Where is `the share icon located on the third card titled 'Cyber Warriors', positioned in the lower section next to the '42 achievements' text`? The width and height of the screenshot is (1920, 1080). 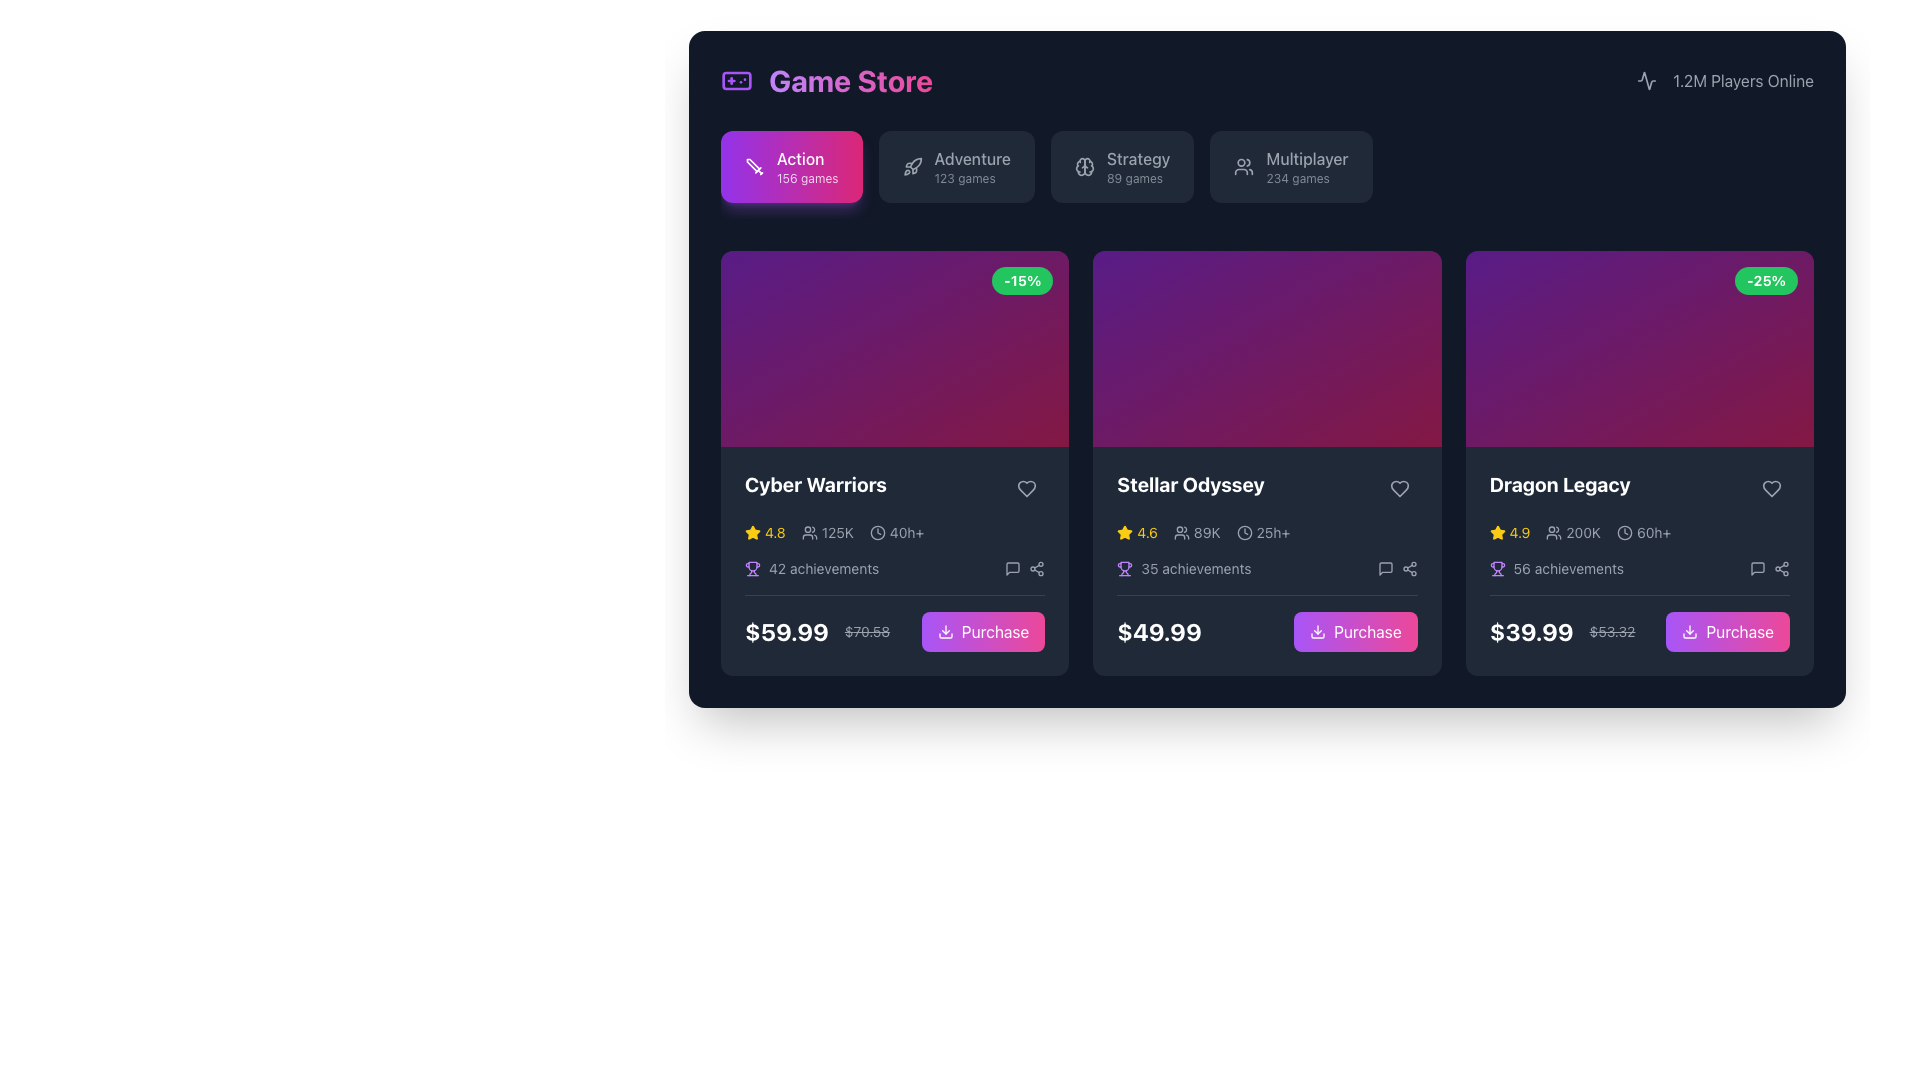
the share icon located on the third card titled 'Cyber Warriors', positioned in the lower section next to the '42 achievements' text is located at coordinates (1025, 568).